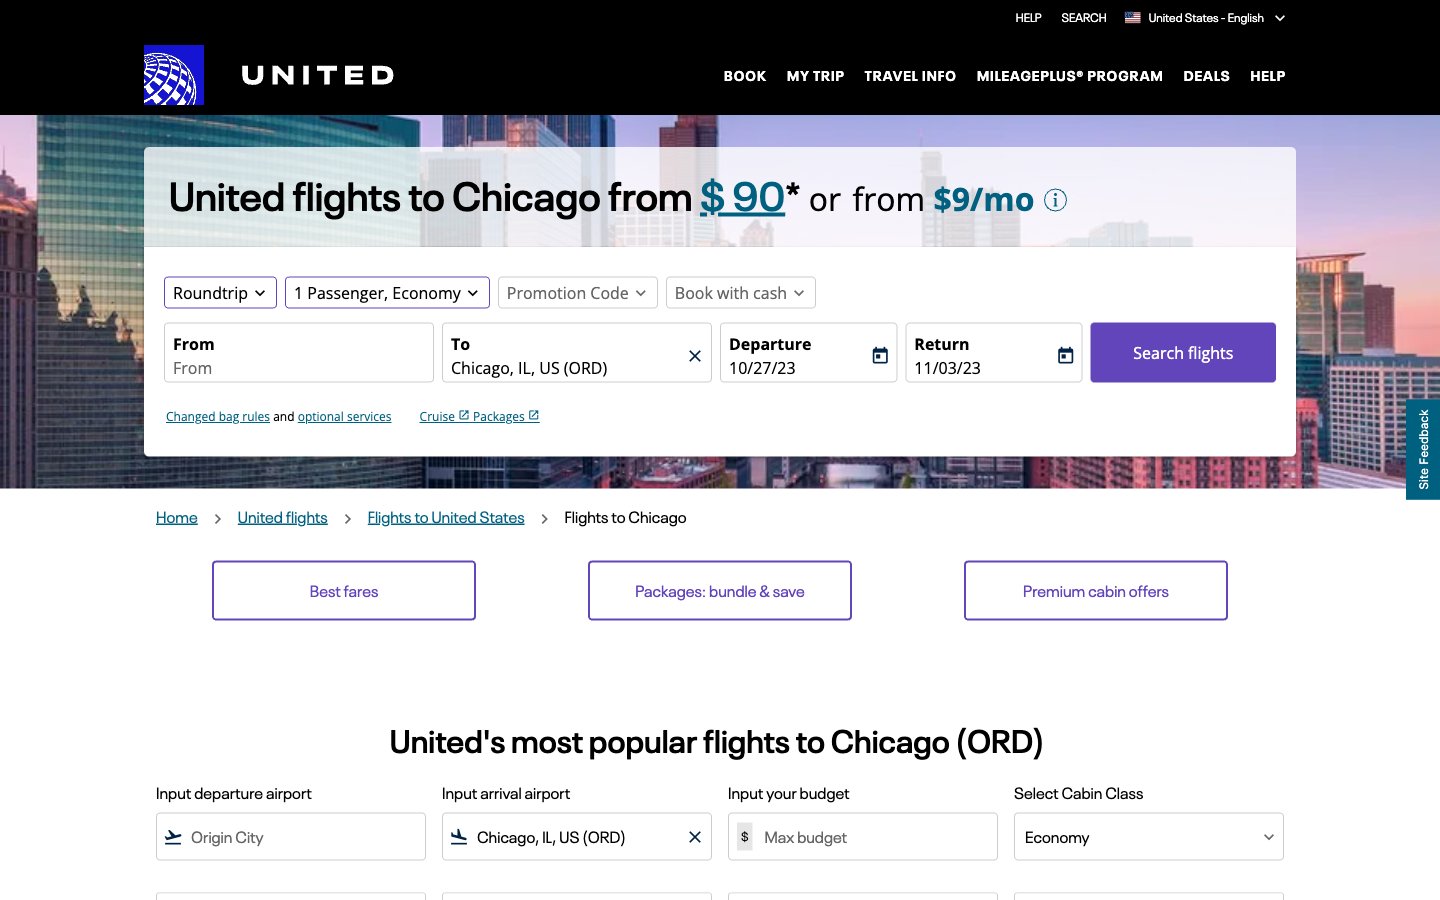 This screenshot has height=900, width=1440. What do you see at coordinates (816, 73) in the screenshot?
I see `Head over to the "My Trip" section` at bounding box center [816, 73].